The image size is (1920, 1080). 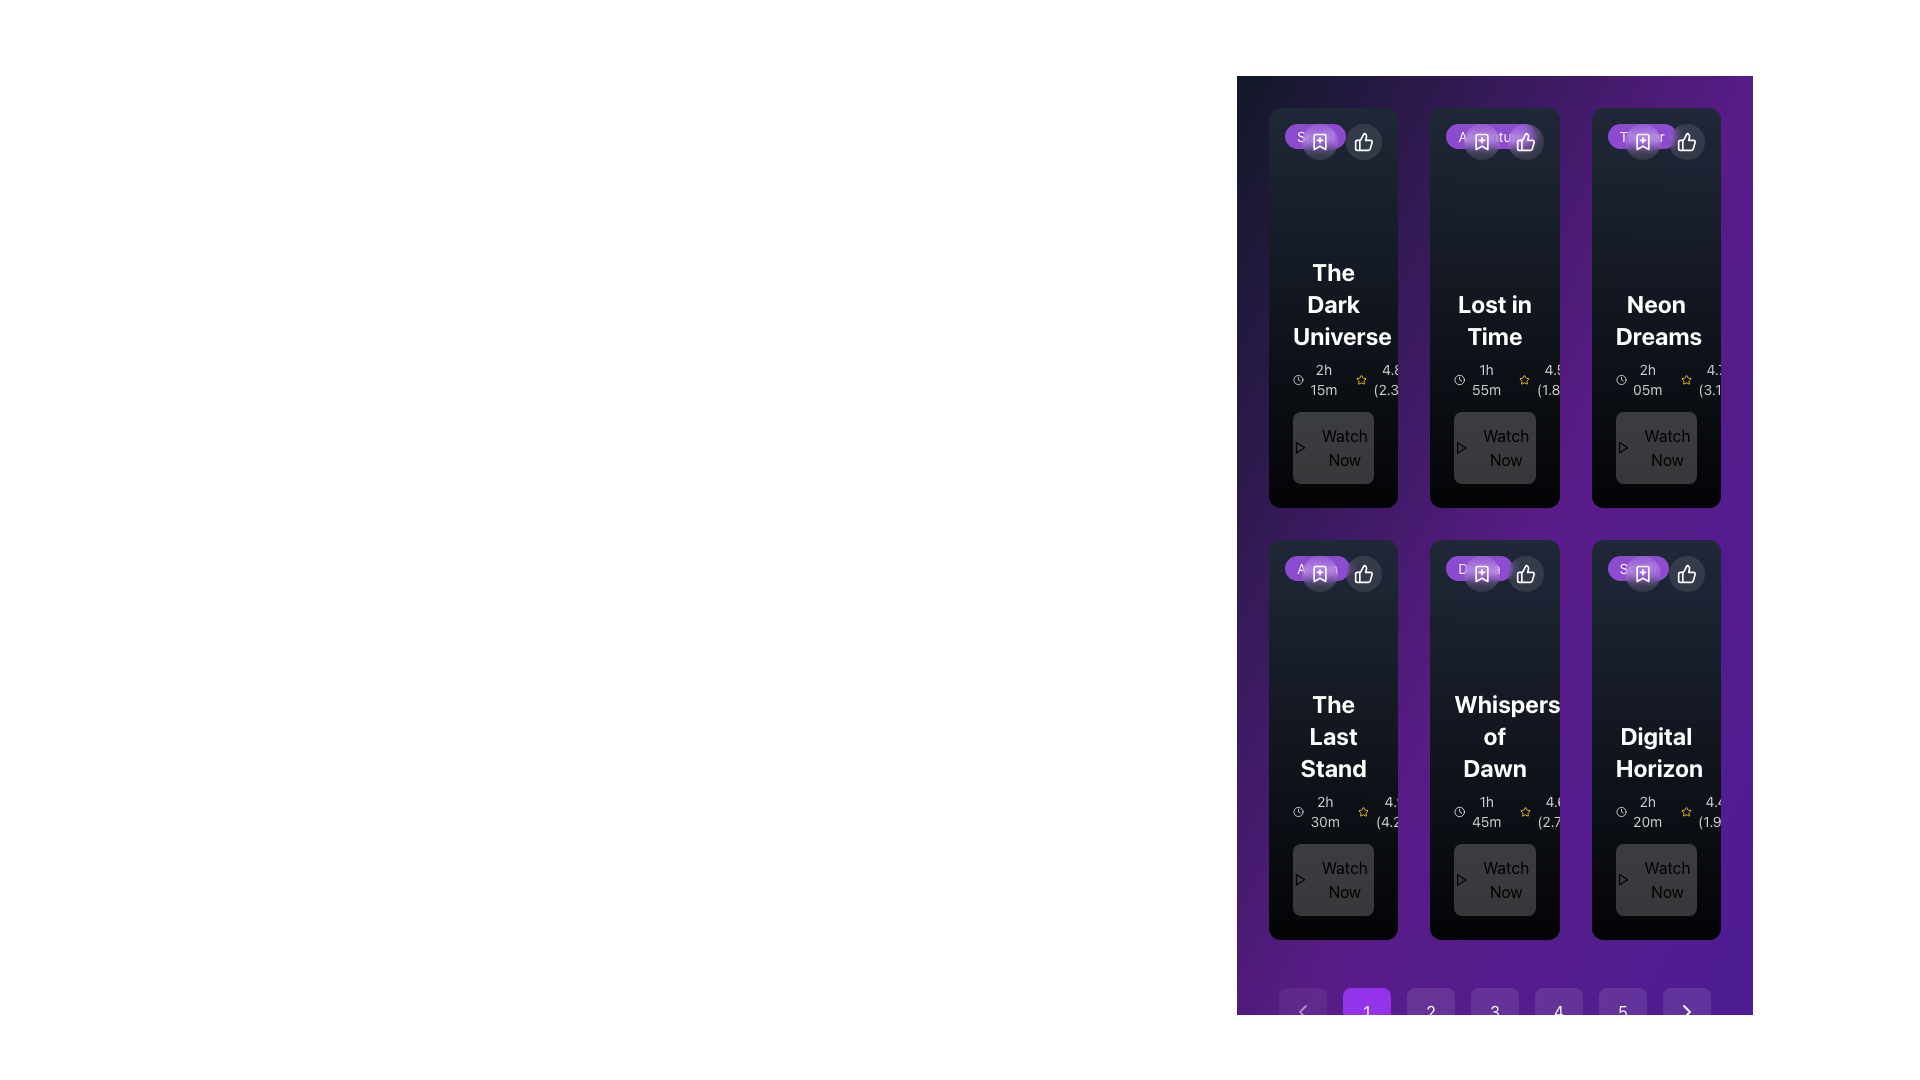 What do you see at coordinates (1642, 574) in the screenshot?
I see `the circular button with a white bookmark icon and translucent purple background, which is the second in a group of three buttons above the 'Digital Horizon' card` at bounding box center [1642, 574].